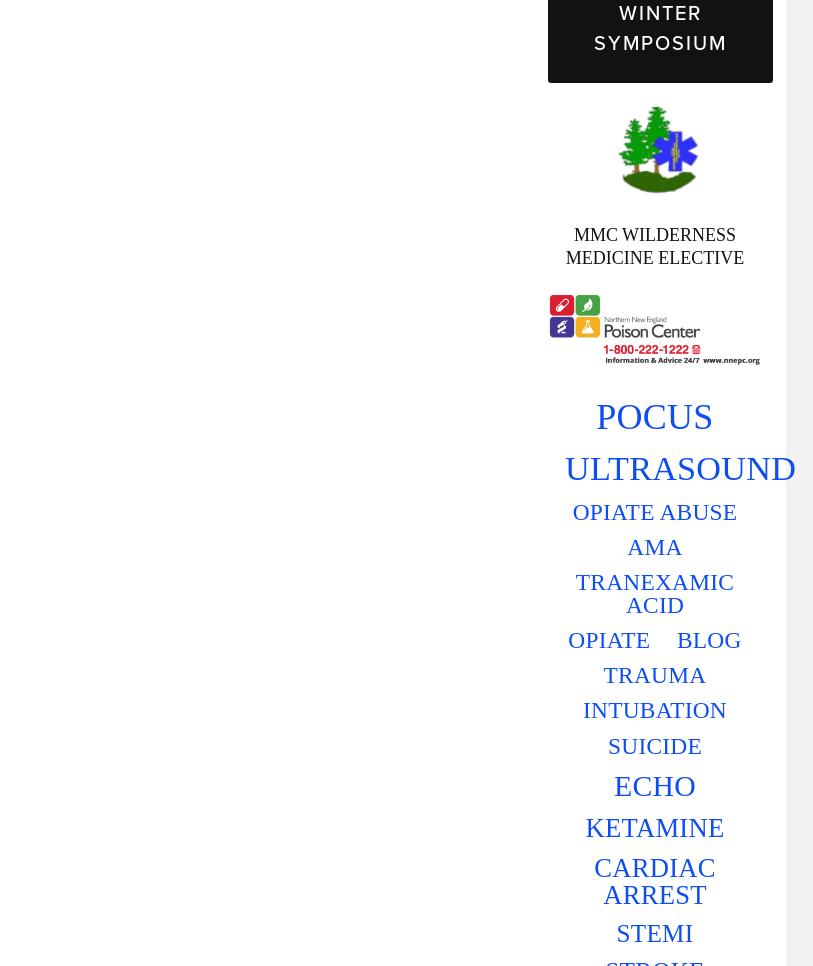 This screenshot has width=813, height=966. What do you see at coordinates (654, 593) in the screenshot?
I see `'TRANEXAMIC ACID'` at bounding box center [654, 593].